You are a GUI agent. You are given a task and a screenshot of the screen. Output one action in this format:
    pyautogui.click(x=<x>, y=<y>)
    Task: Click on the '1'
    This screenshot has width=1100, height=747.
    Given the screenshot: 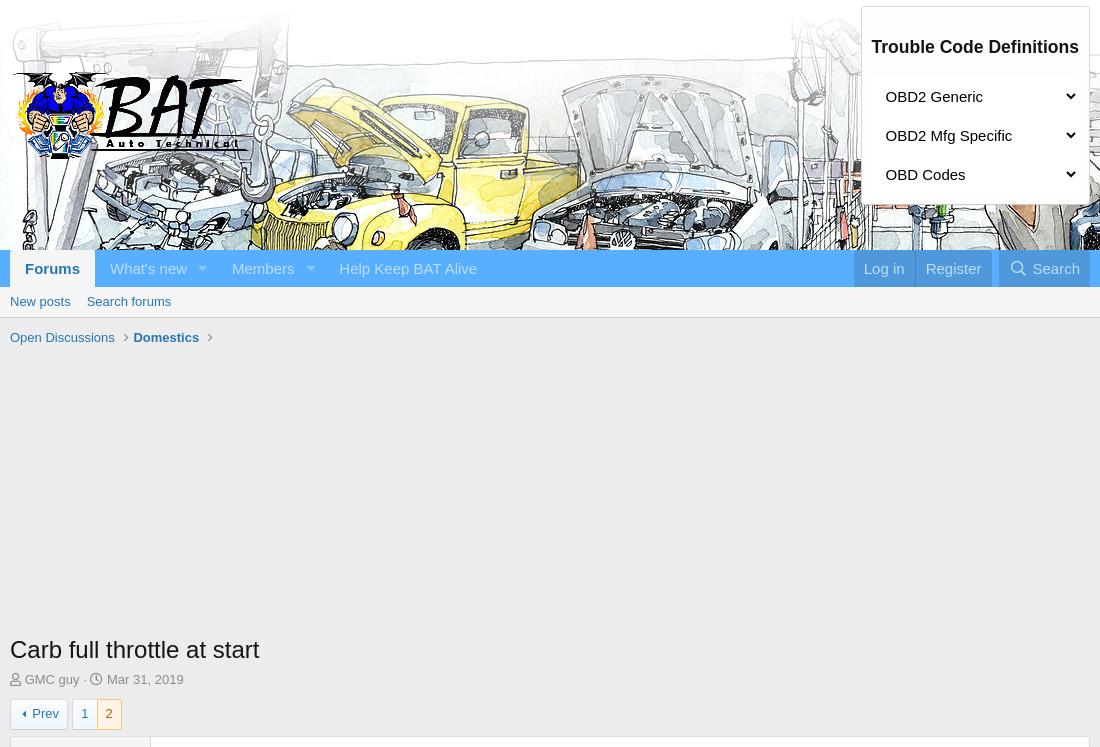 What is the action you would take?
    pyautogui.click(x=80, y=712)
    